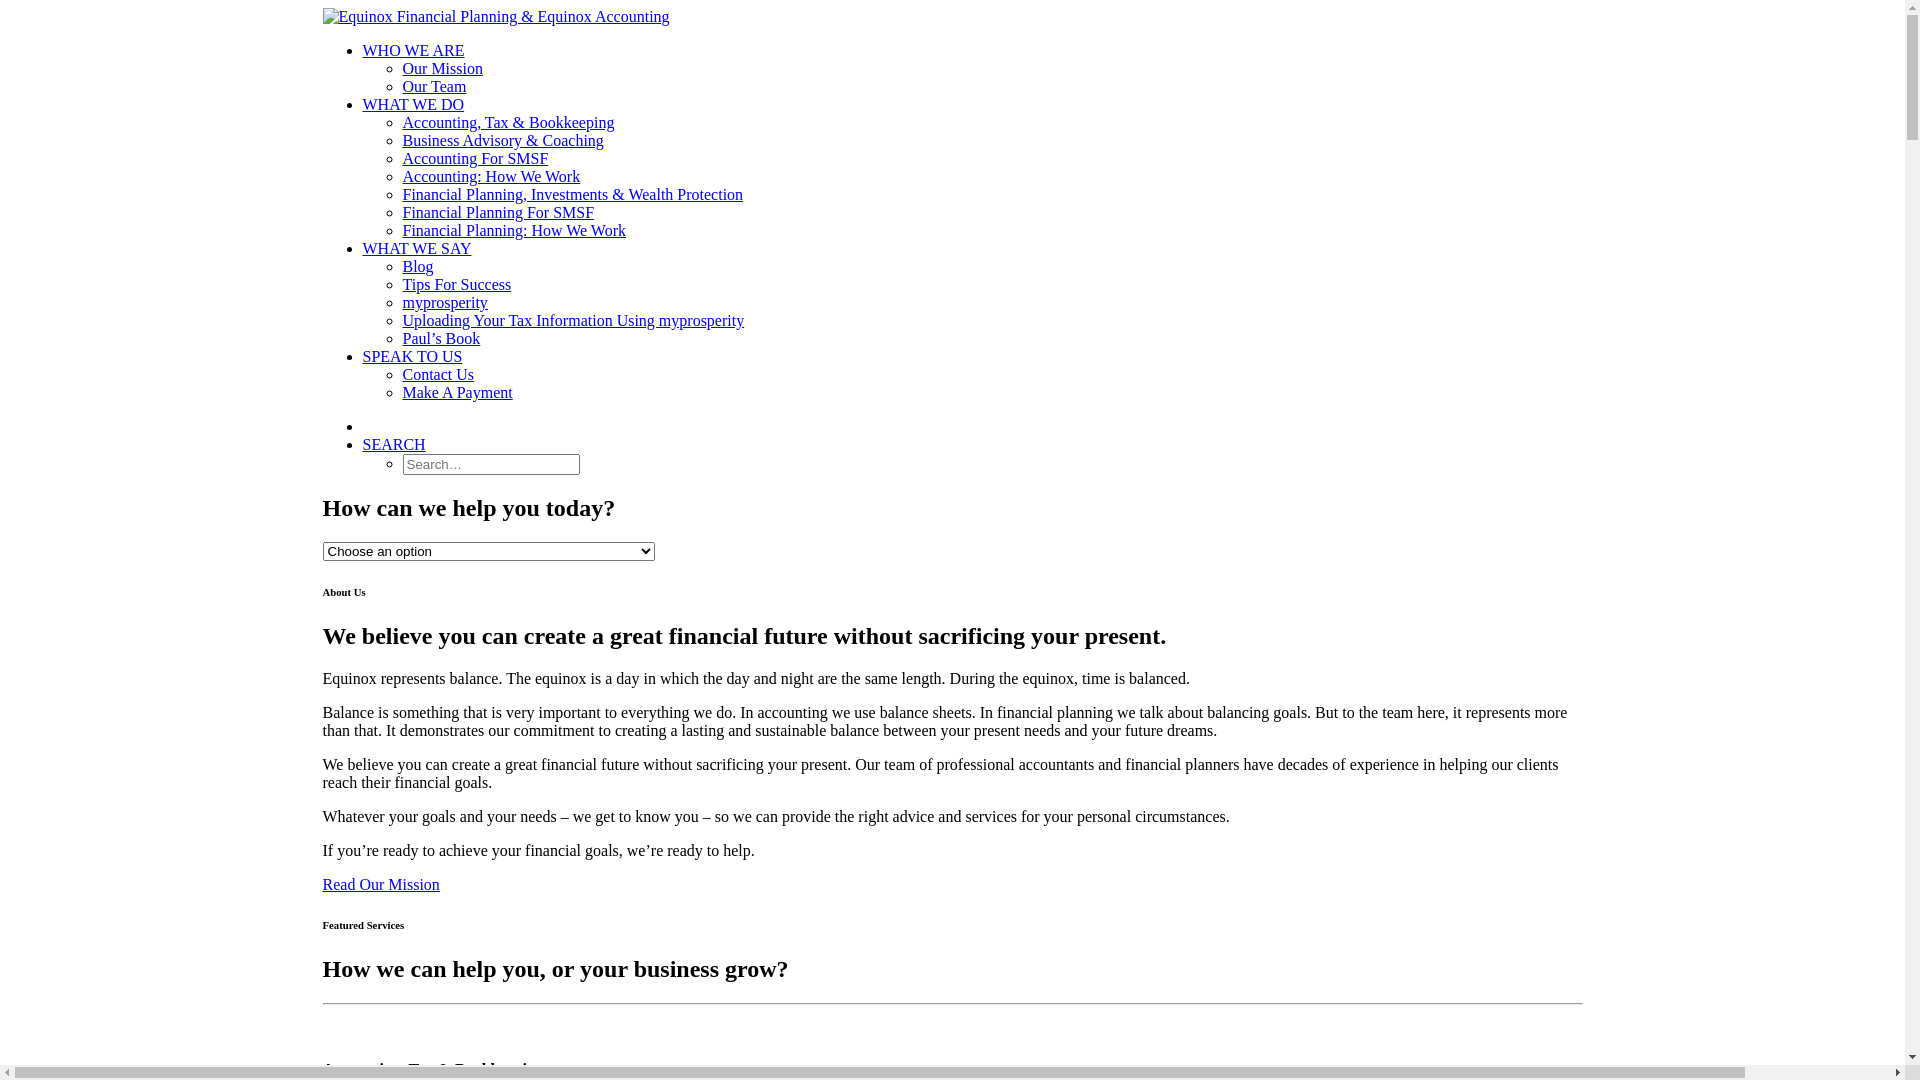  I want to click on 'Search for:', so click(490, 464).